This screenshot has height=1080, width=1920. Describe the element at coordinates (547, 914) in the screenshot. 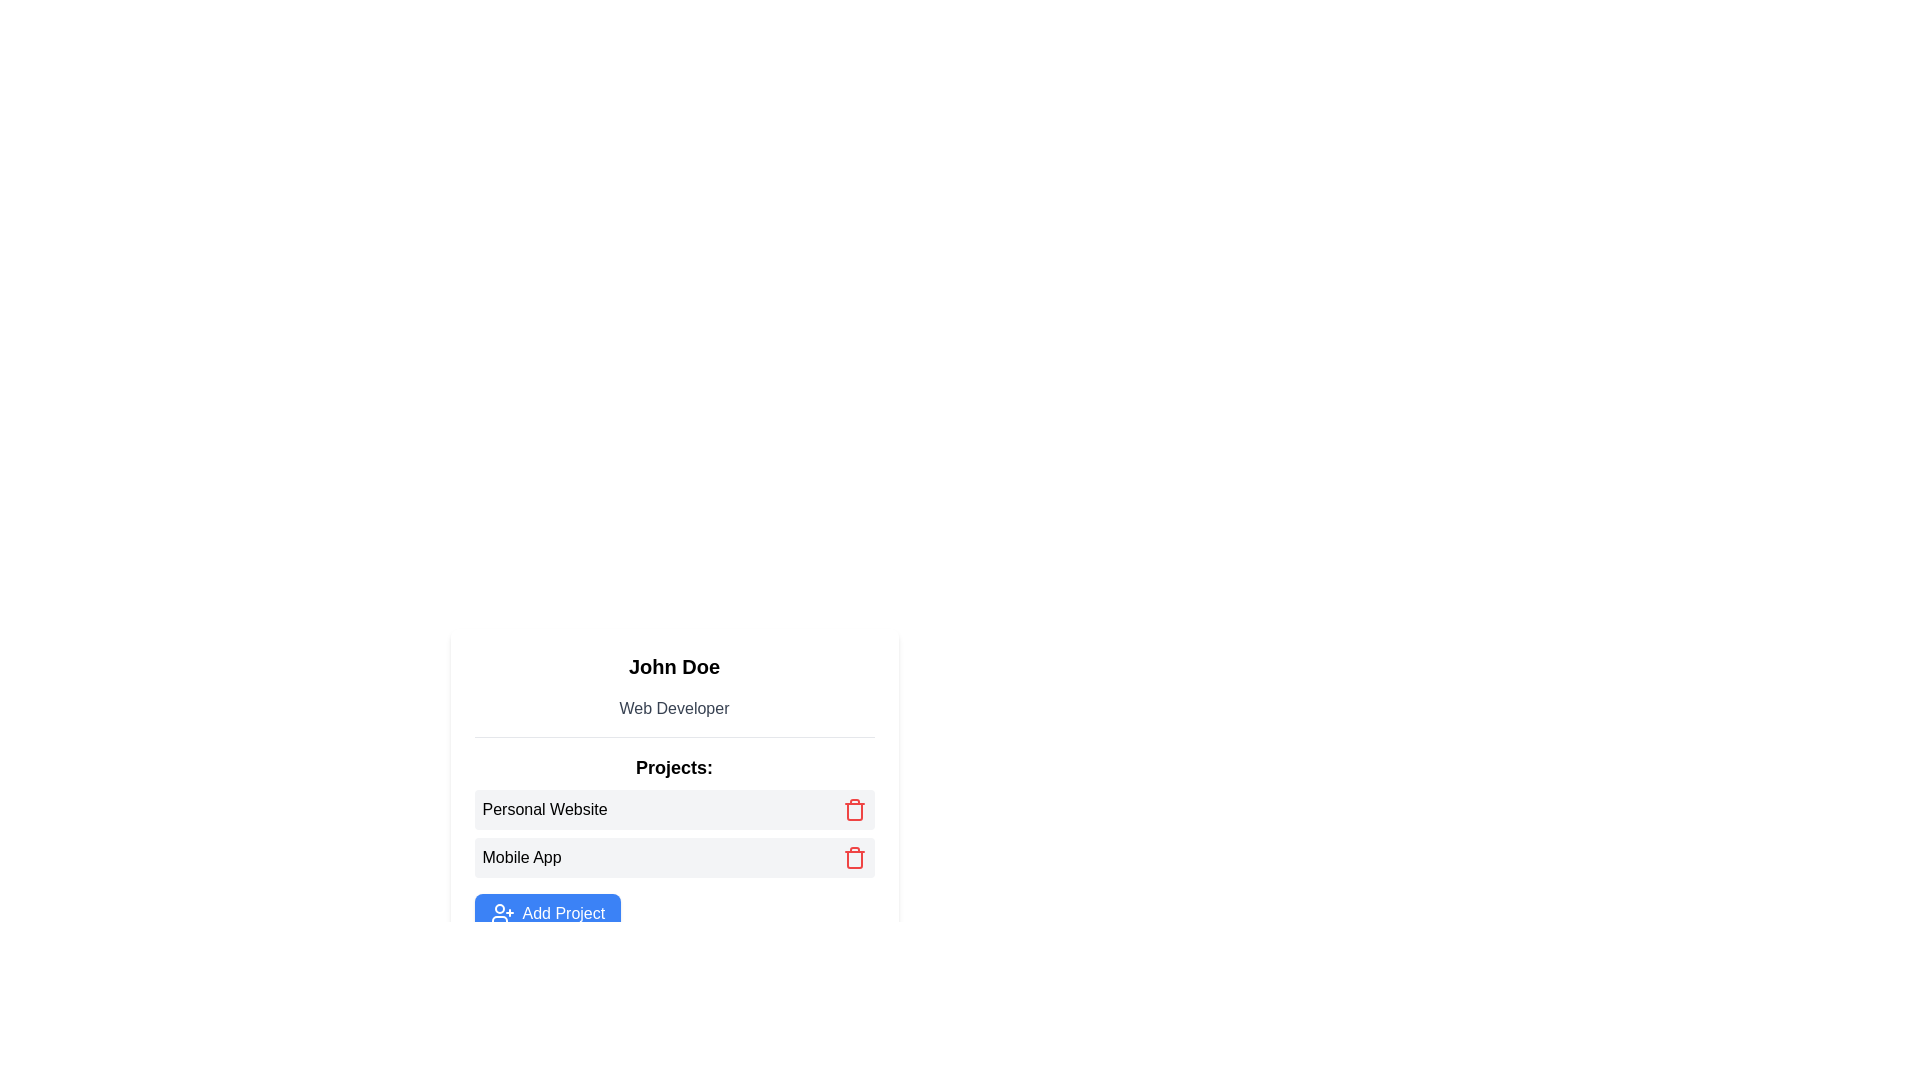

I see `the blue button with rounded corners and the text 'Add Project'` at that location.